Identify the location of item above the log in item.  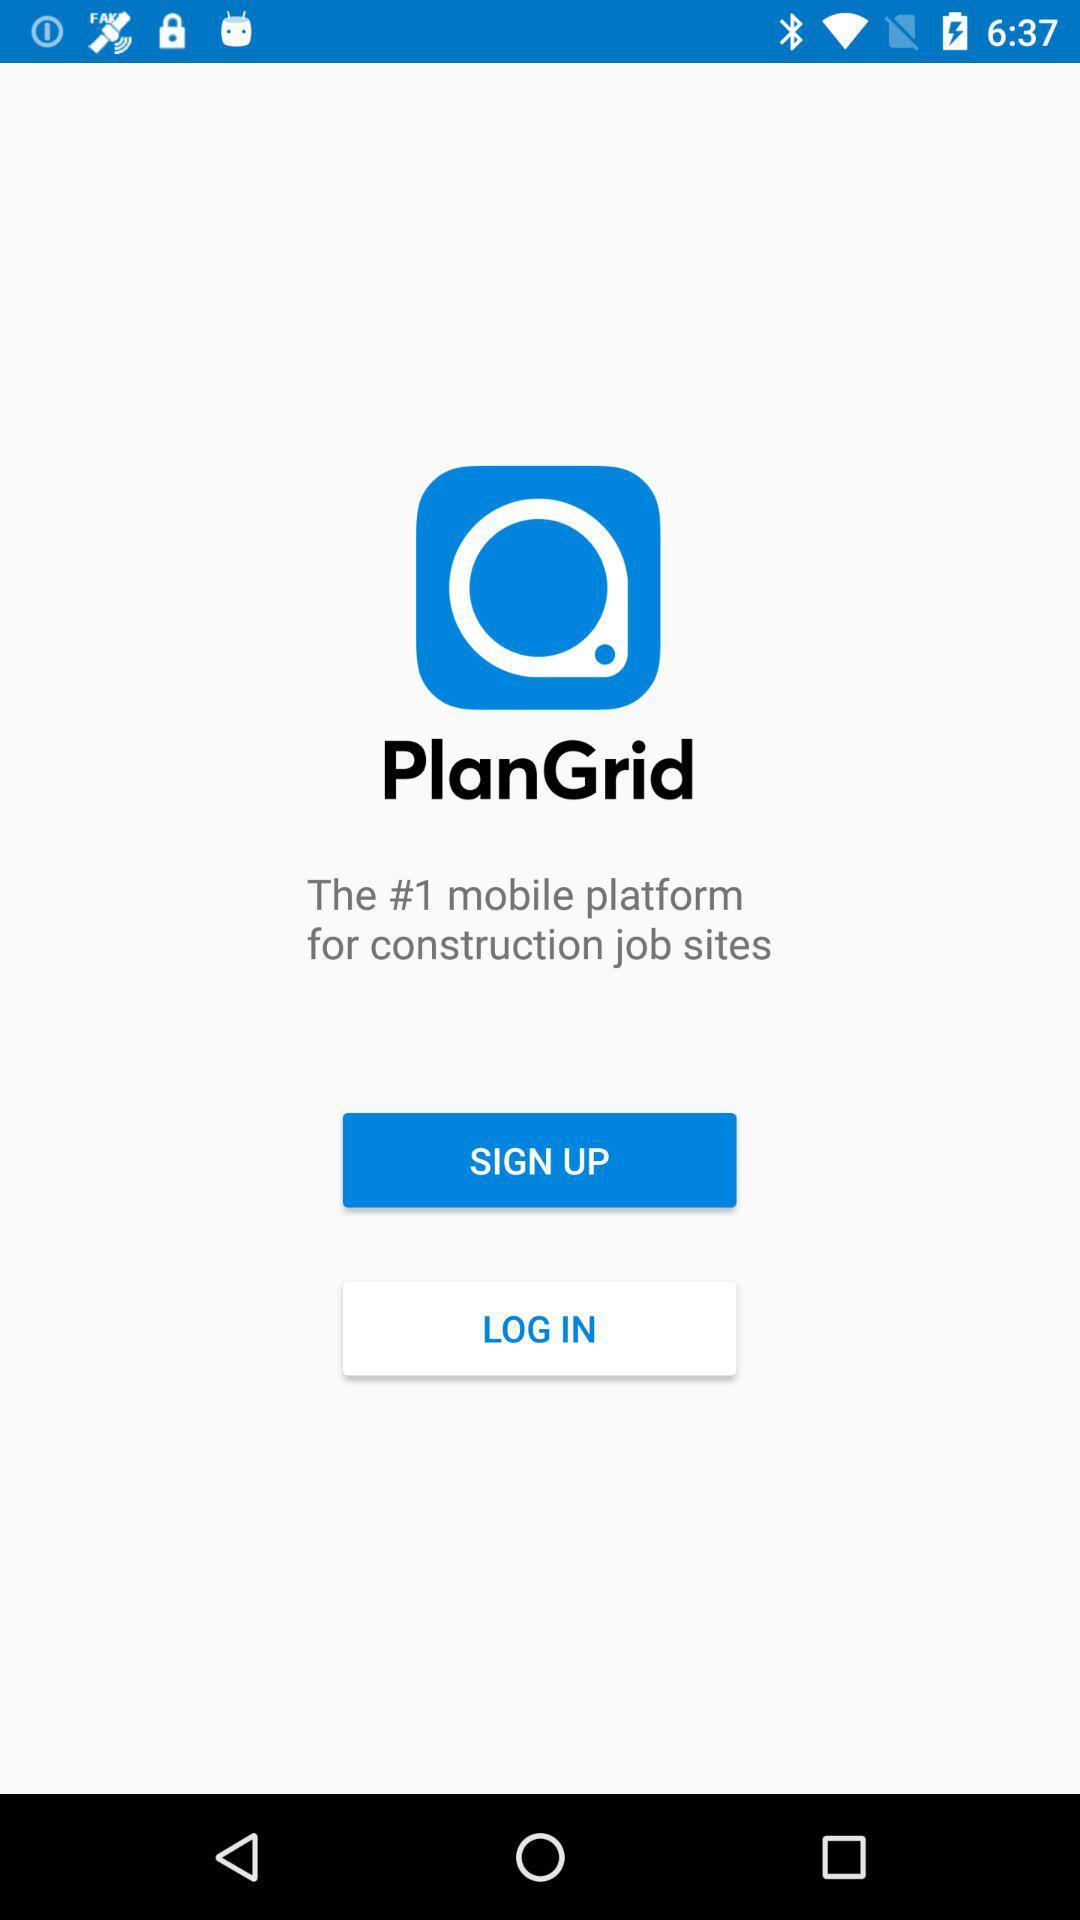
(538, 1160).